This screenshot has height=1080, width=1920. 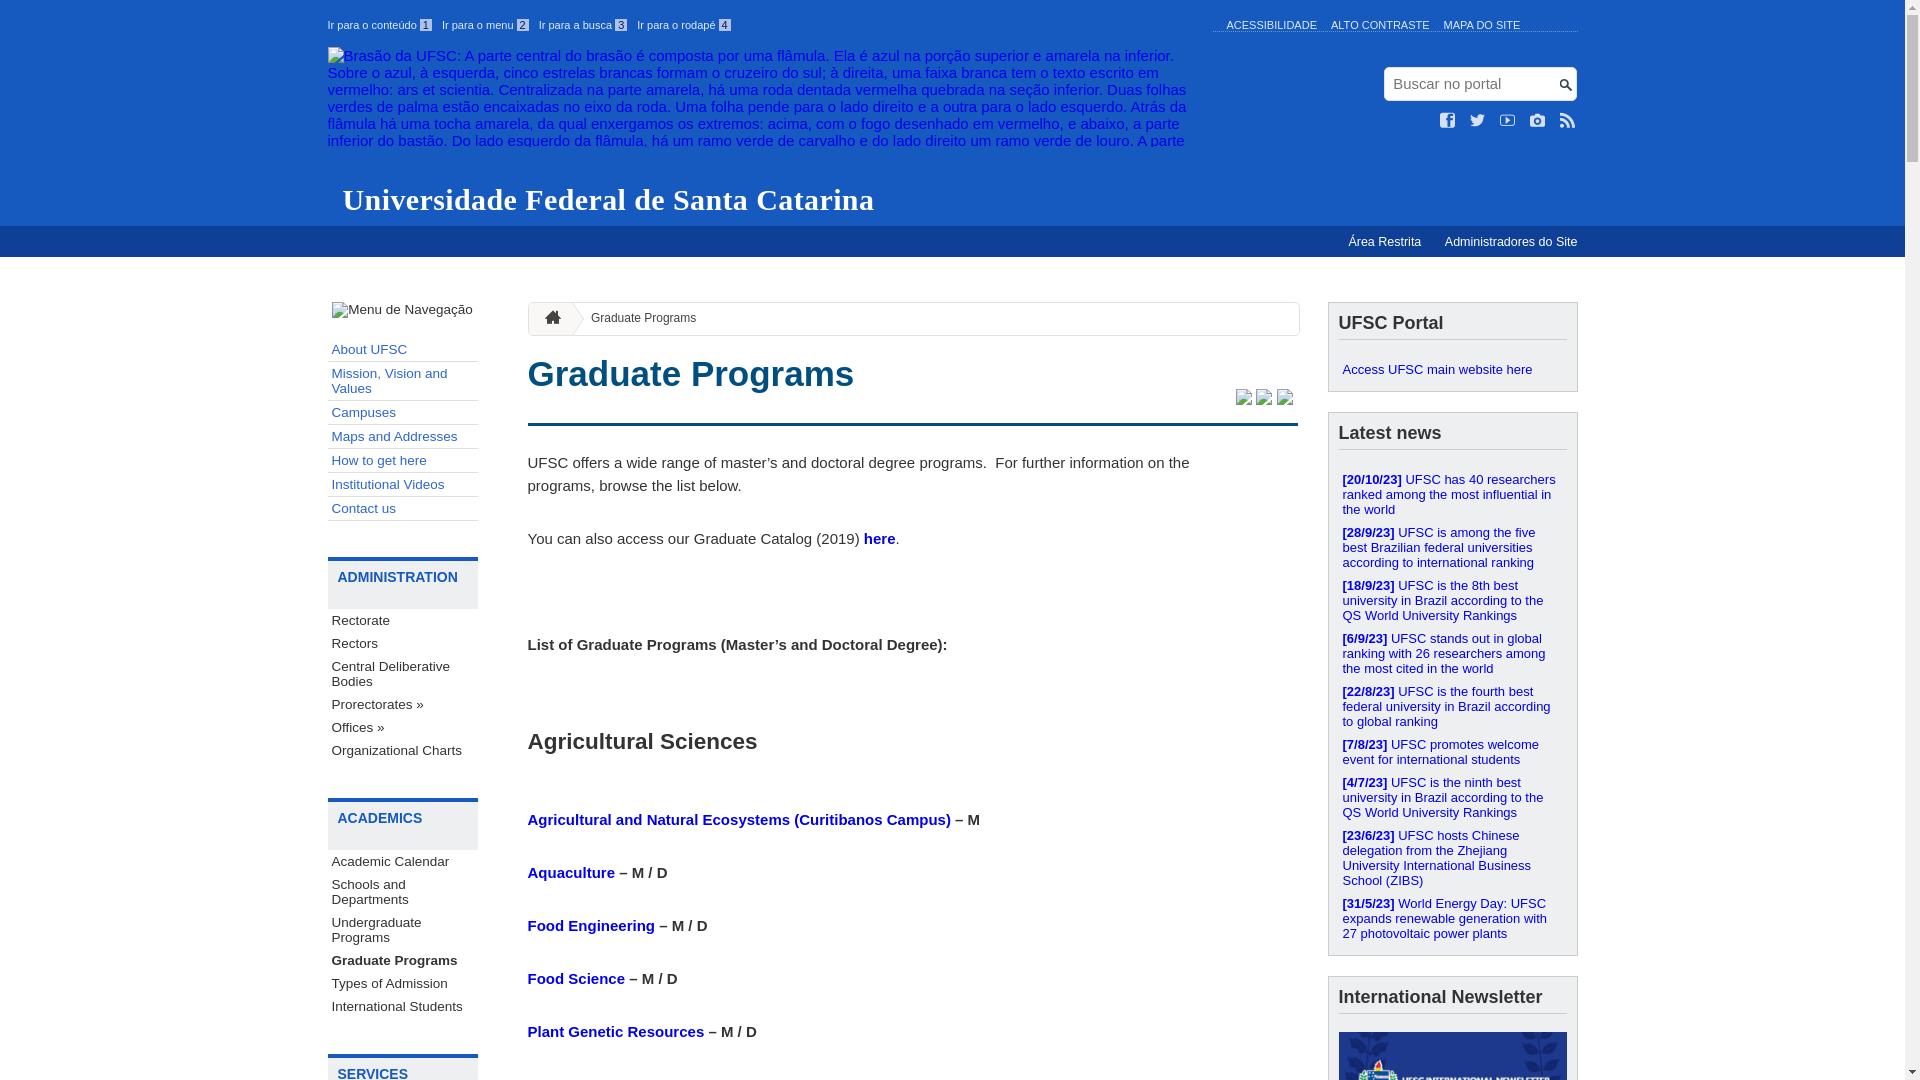 What do you see at coordinates (1379, 24) in the screenshot?
I see `'ALTO CONTRASTE'` at bounding box center [1379, 24].